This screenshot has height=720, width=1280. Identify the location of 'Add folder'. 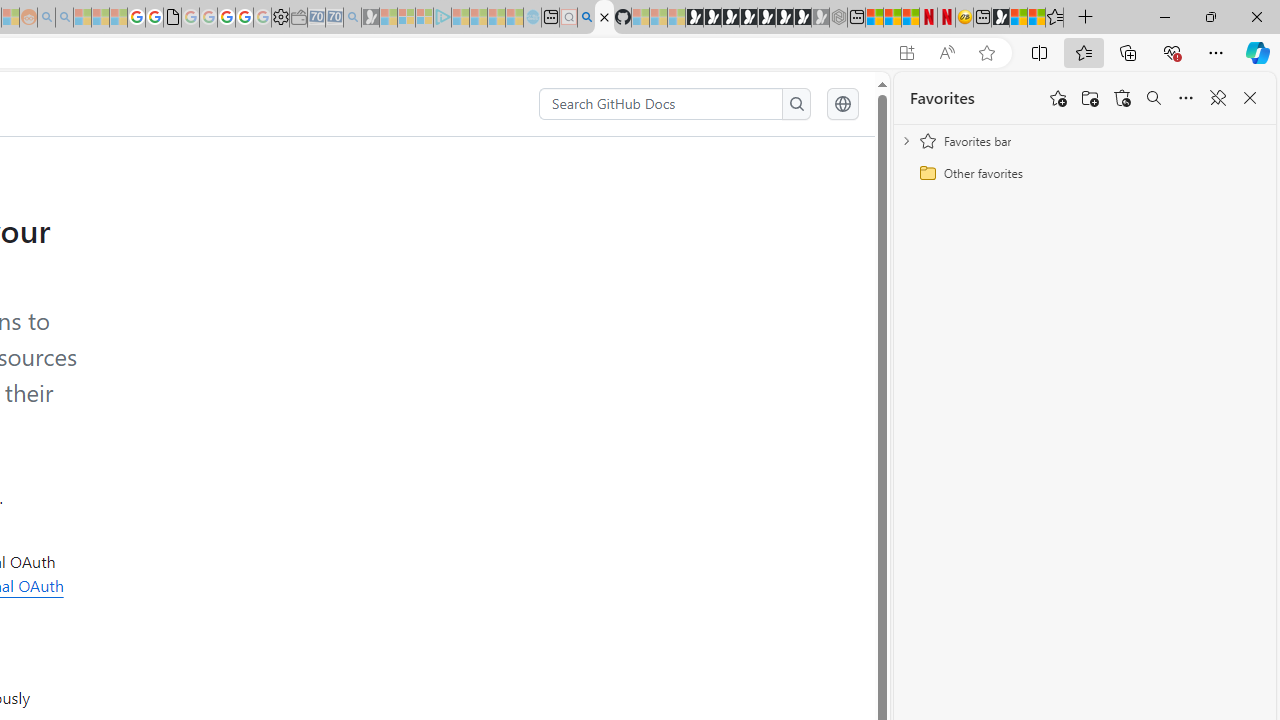
(1088, 98).